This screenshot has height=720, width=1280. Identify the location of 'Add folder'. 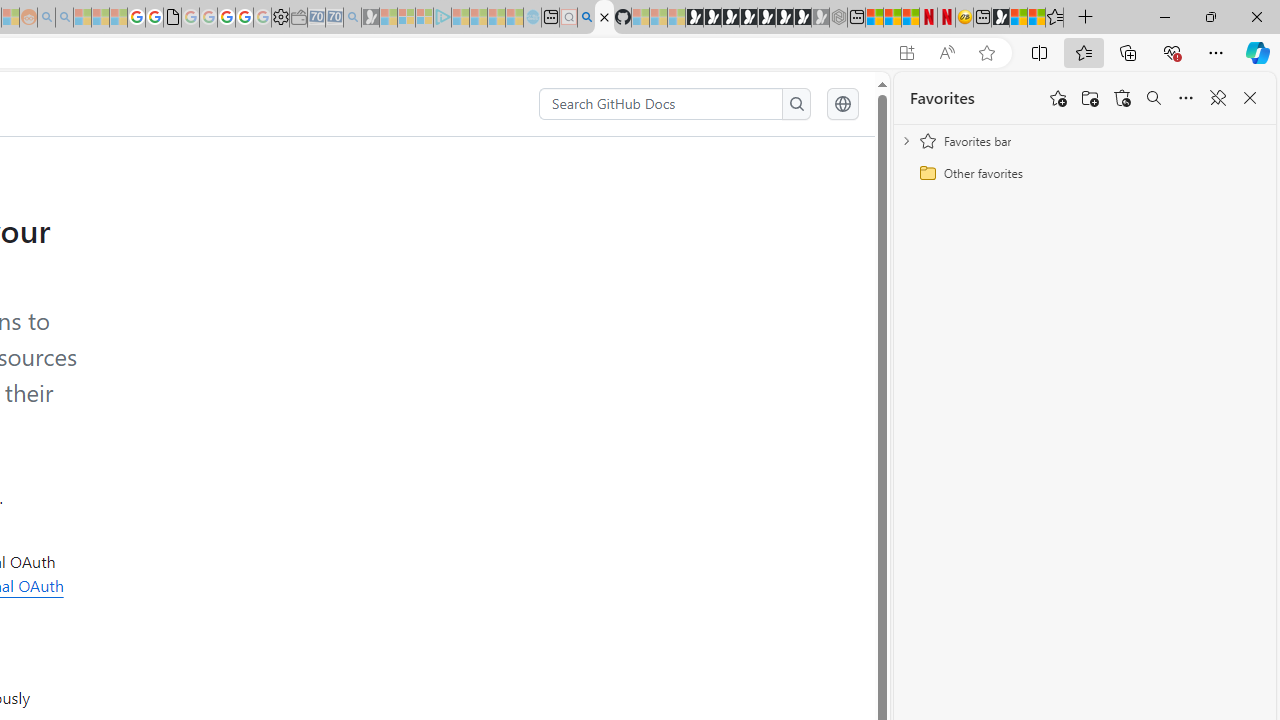
(1088, 98).